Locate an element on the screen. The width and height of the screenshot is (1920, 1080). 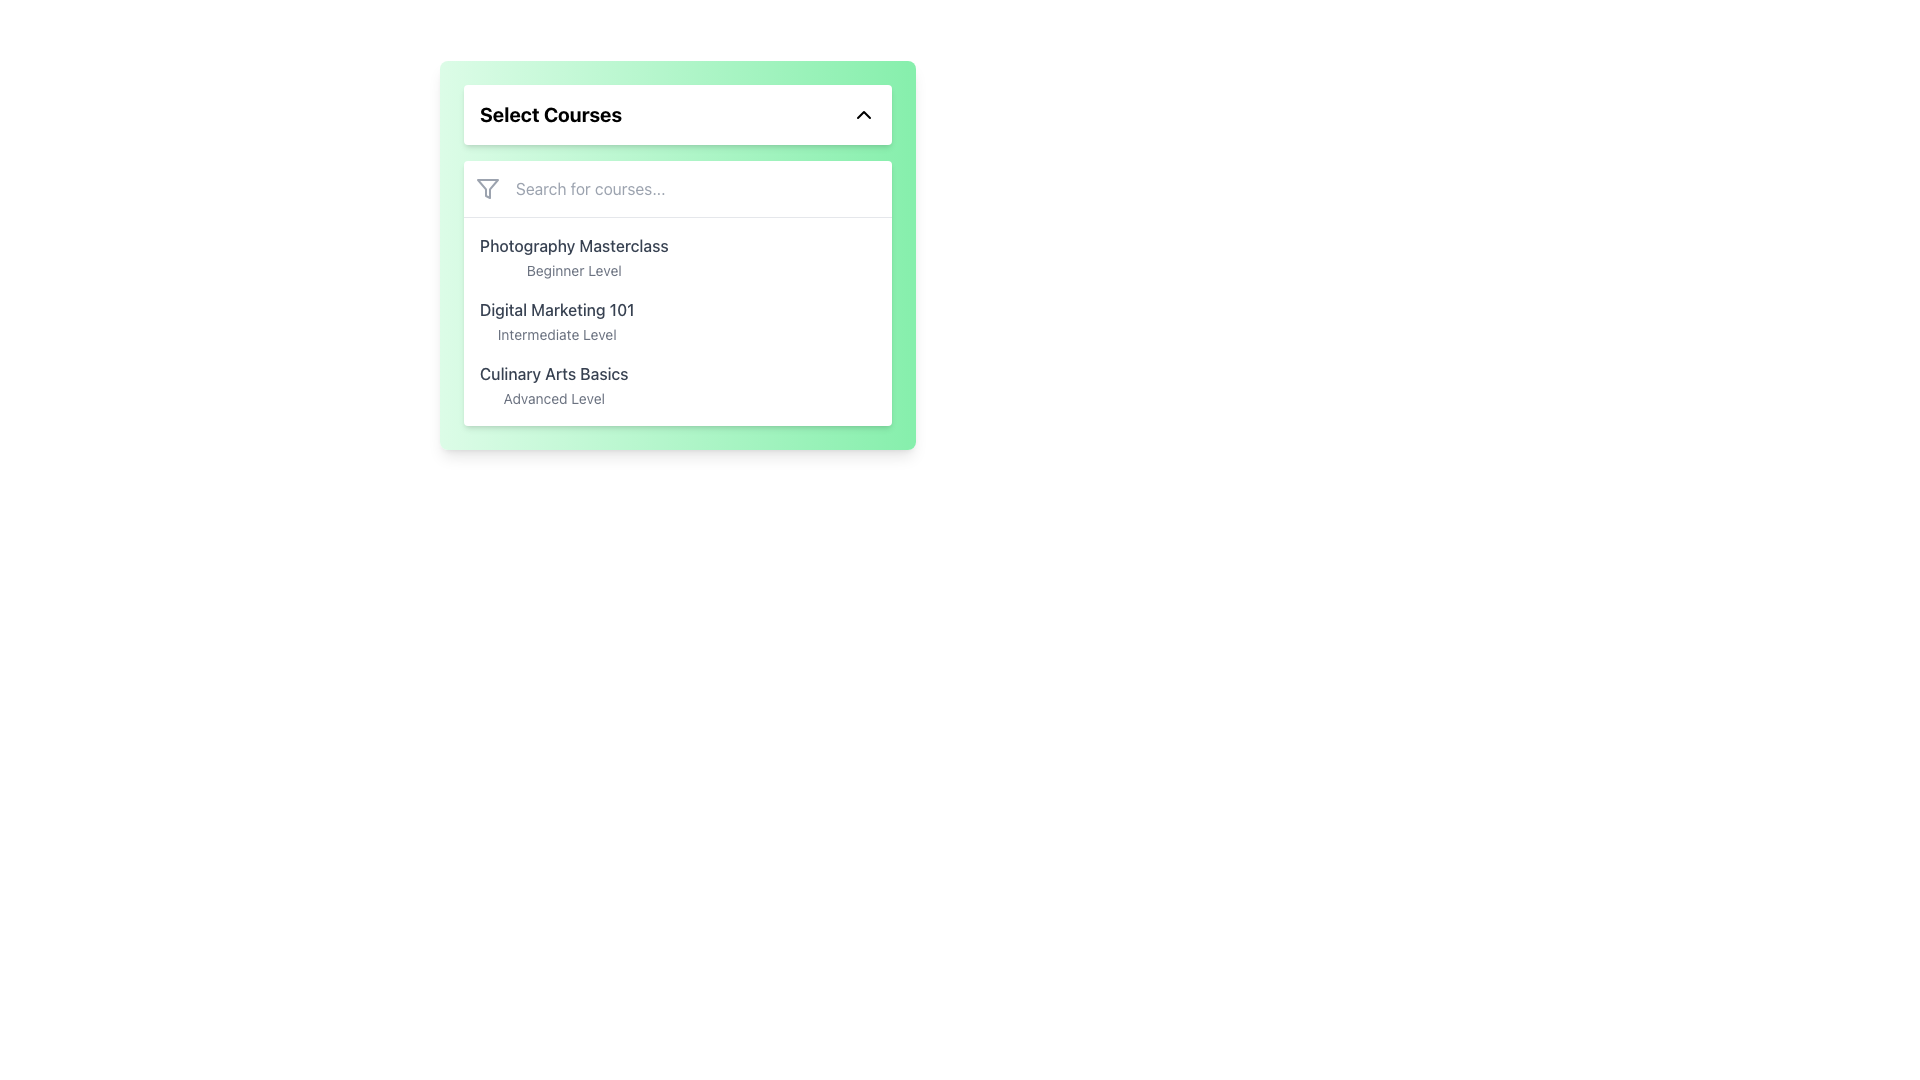
the text label indicating the difficulty level 'Beginner Level' of the course 'Photography Masterclass' is located at coordinates (573, 270).